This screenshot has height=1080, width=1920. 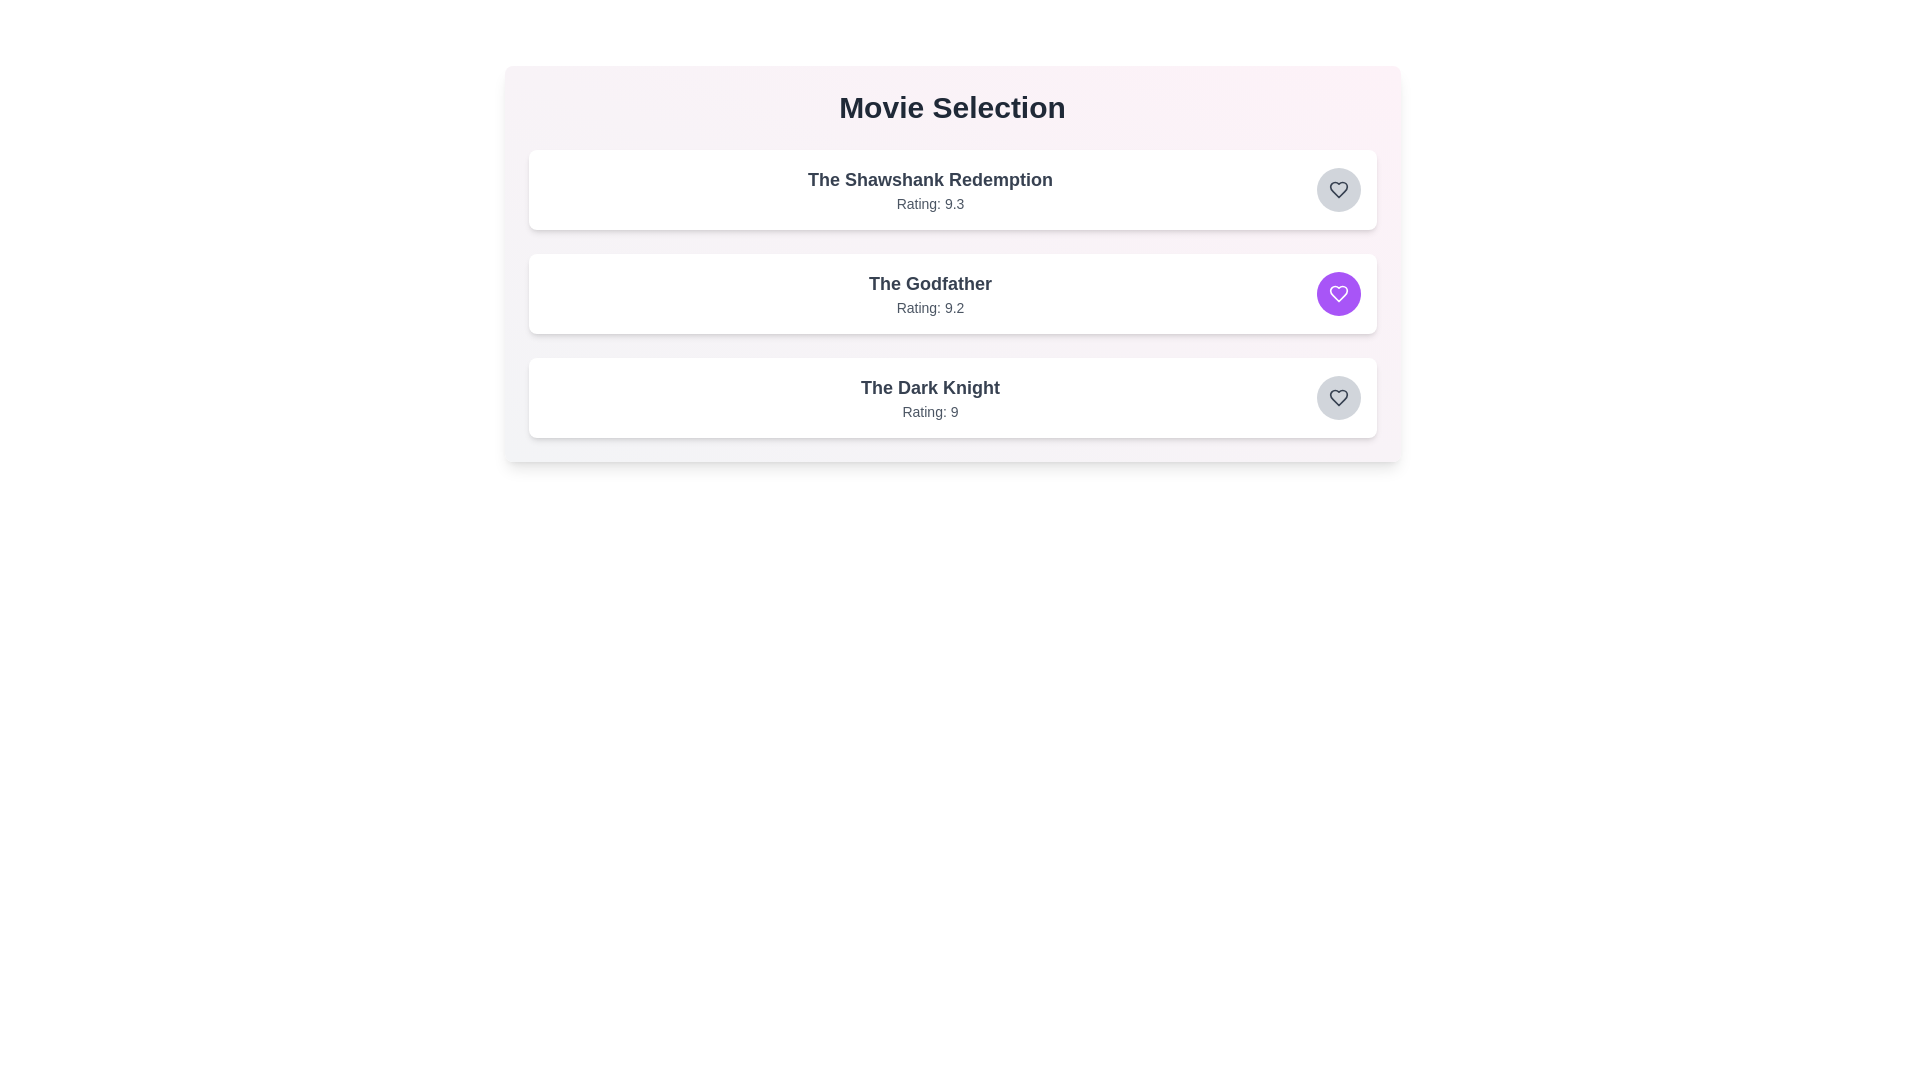 I want to click on favorite button for the movie titled The Dark Knight to toggle its favorite status, so click(x=1338, y=397).